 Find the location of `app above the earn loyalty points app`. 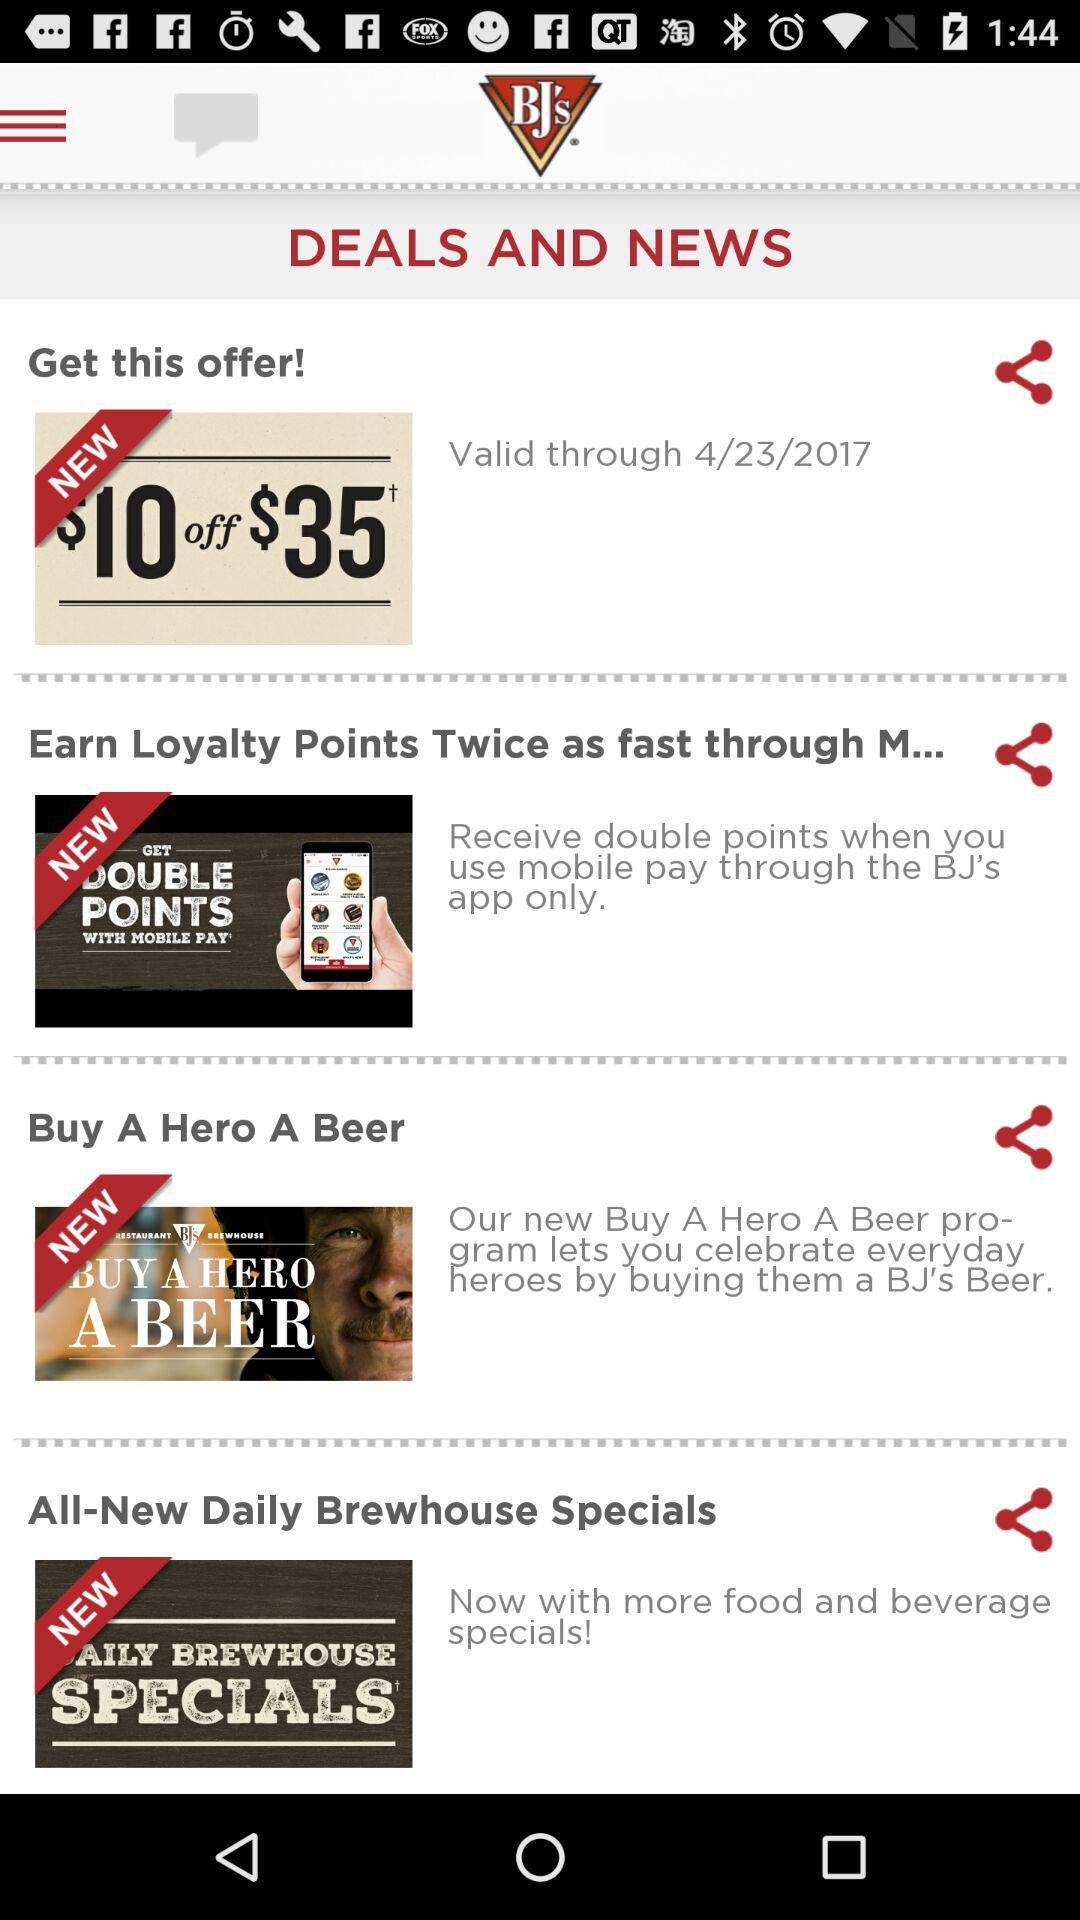

app above the earn loyalty points app is located at coordinates (757, 451).